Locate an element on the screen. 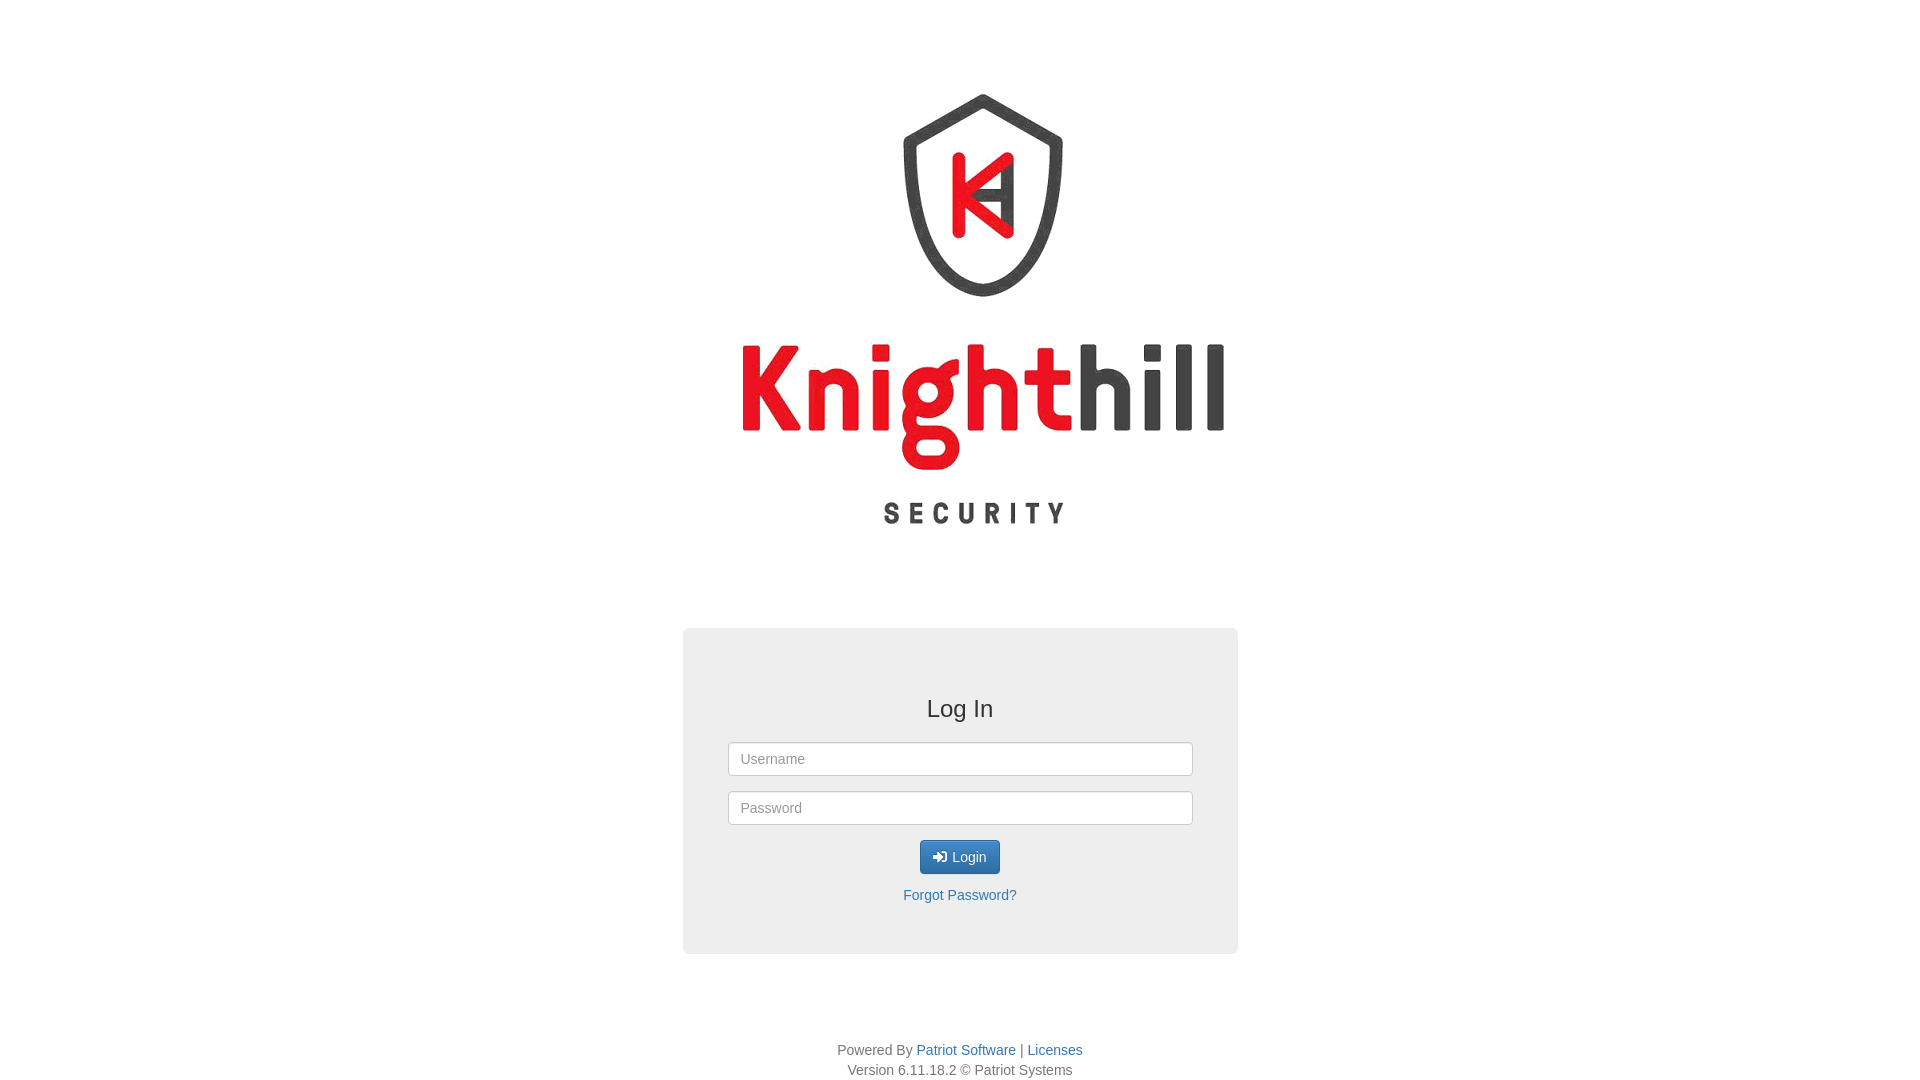 Image resolution: width=1920 pixels, height=1080 pixels. 'Forgot Password?' is located at coordinates (958, 893).